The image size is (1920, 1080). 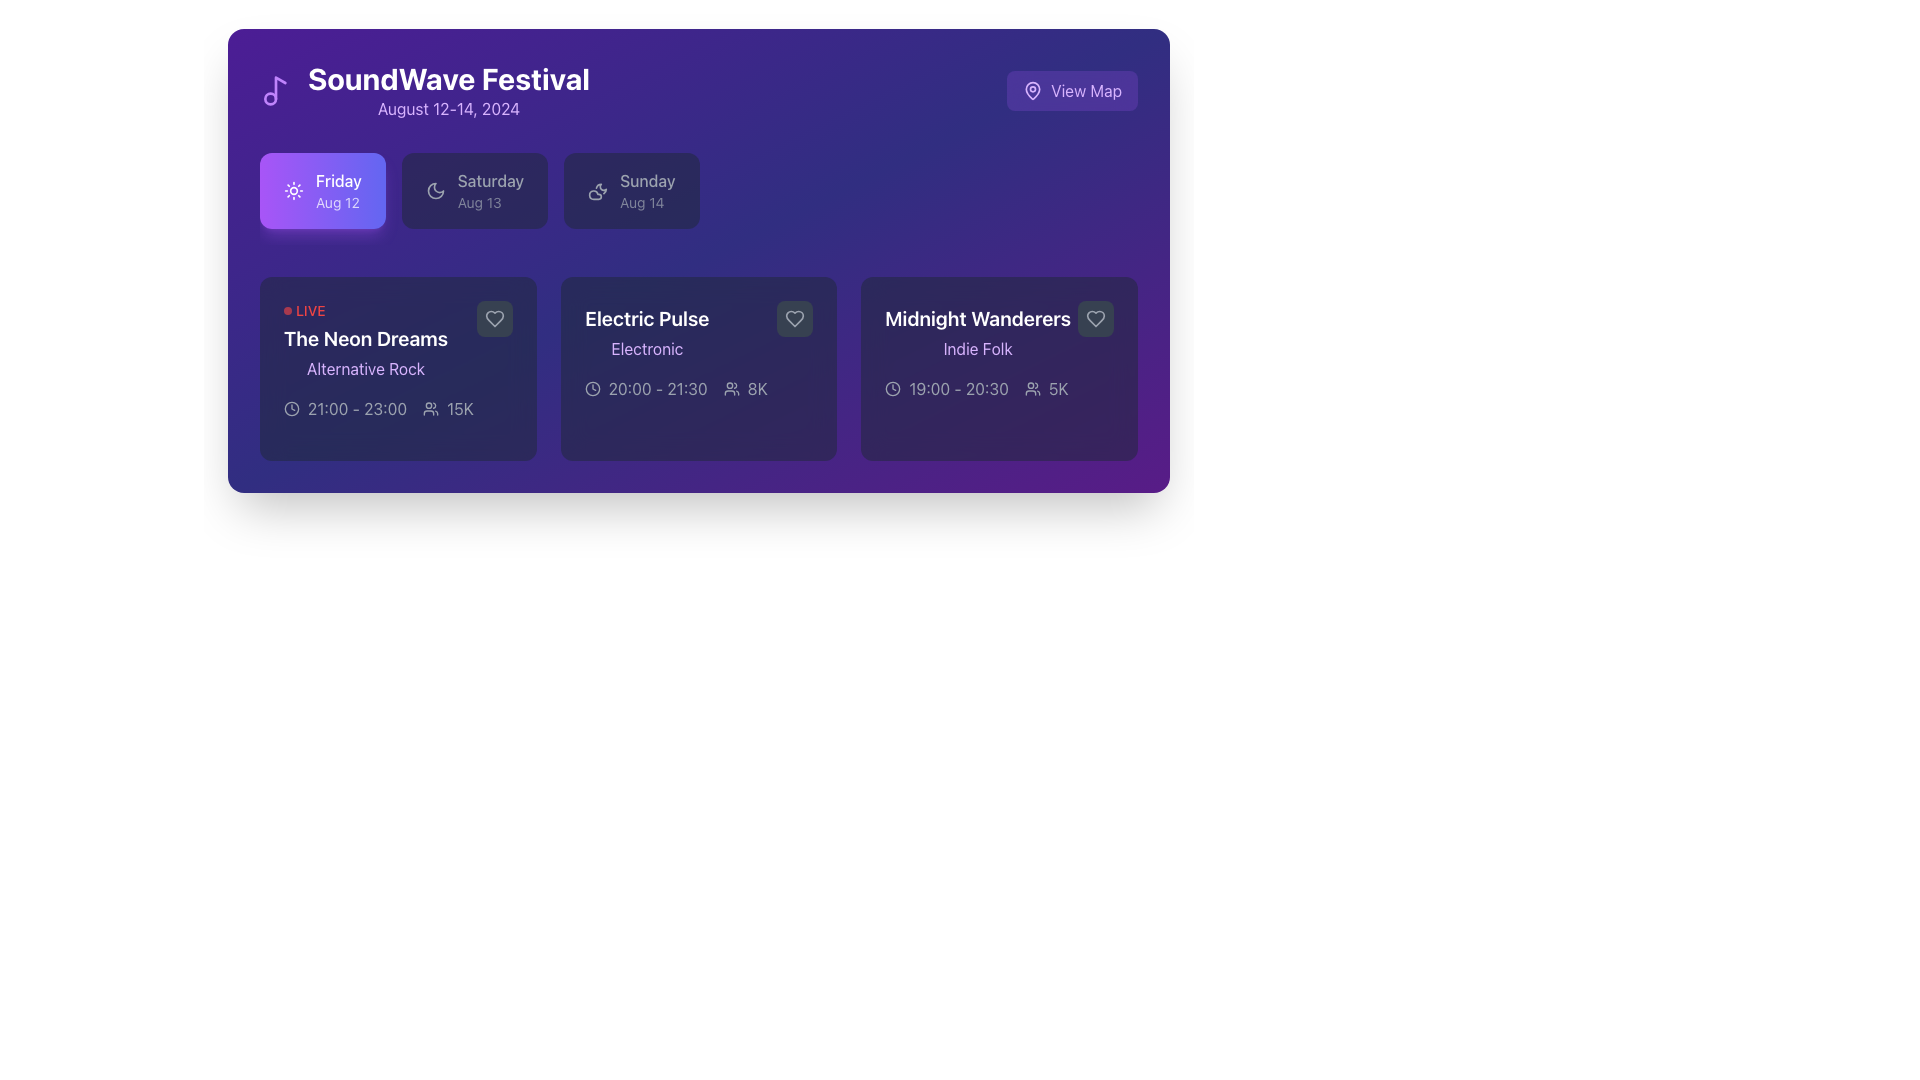 I want to click on the information provided by the informative label with icons displaying event time (20:00 - 21:30) and expected attendees (8K) under the 'Electric Pulse' section for 'Friday Aug 12', so click(x=699, y=389).